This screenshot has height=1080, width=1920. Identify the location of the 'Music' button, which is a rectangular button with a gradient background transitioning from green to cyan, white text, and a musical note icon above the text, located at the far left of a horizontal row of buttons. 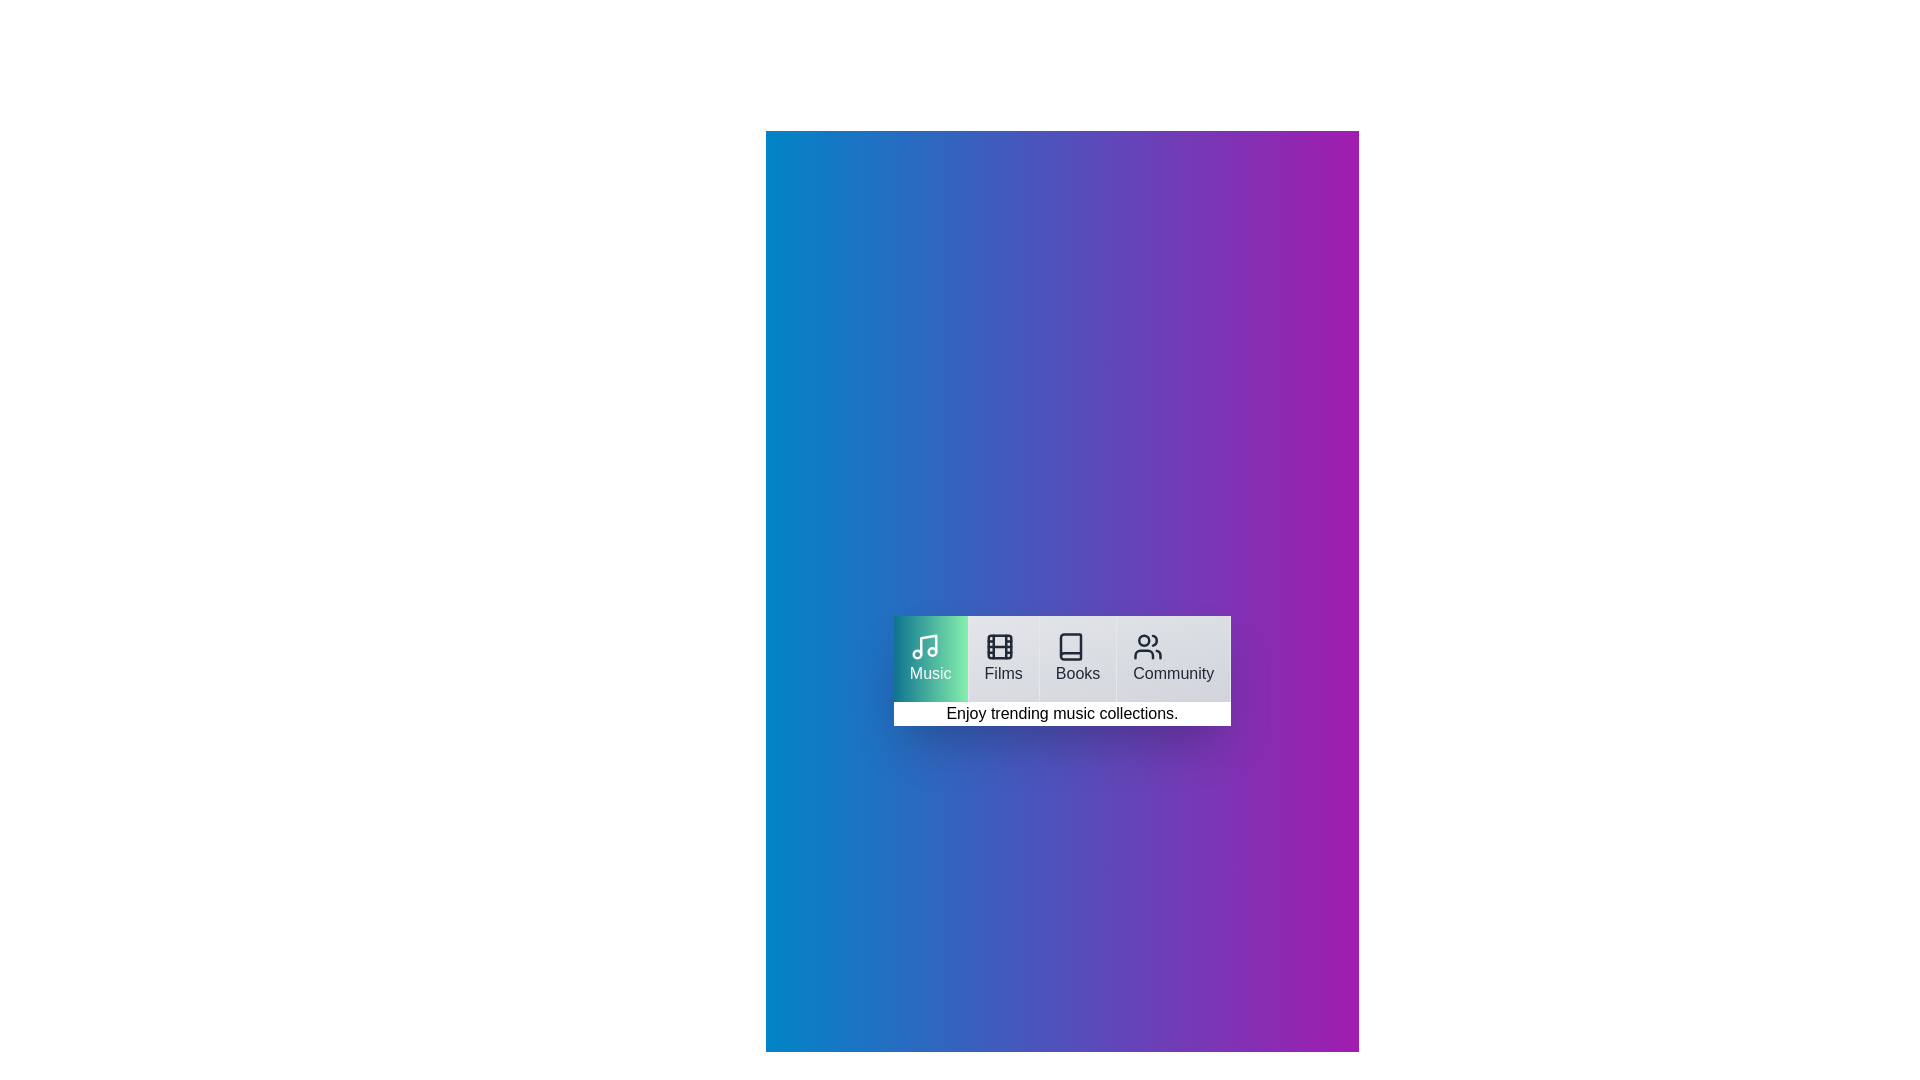
(930, 659).